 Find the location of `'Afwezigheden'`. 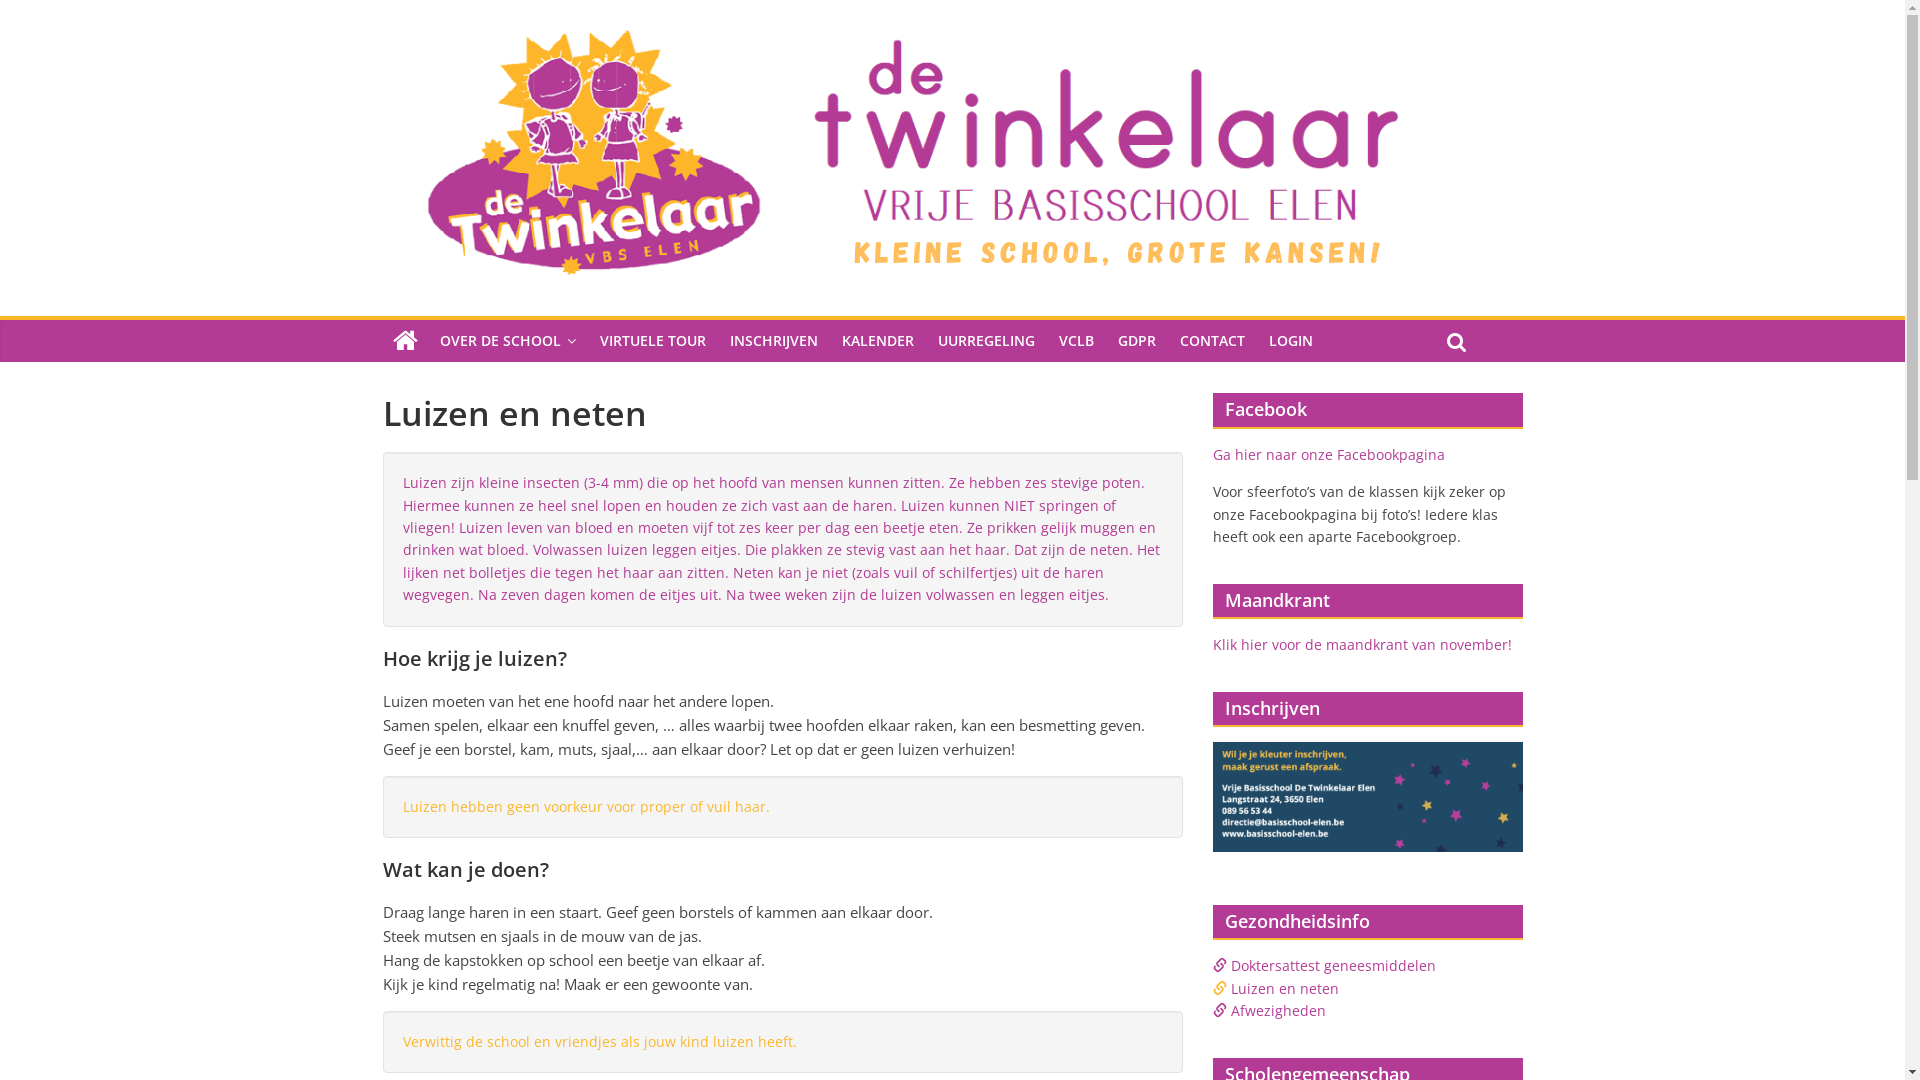

'Afwezigheden' is located at coordinates (1276, 1010).